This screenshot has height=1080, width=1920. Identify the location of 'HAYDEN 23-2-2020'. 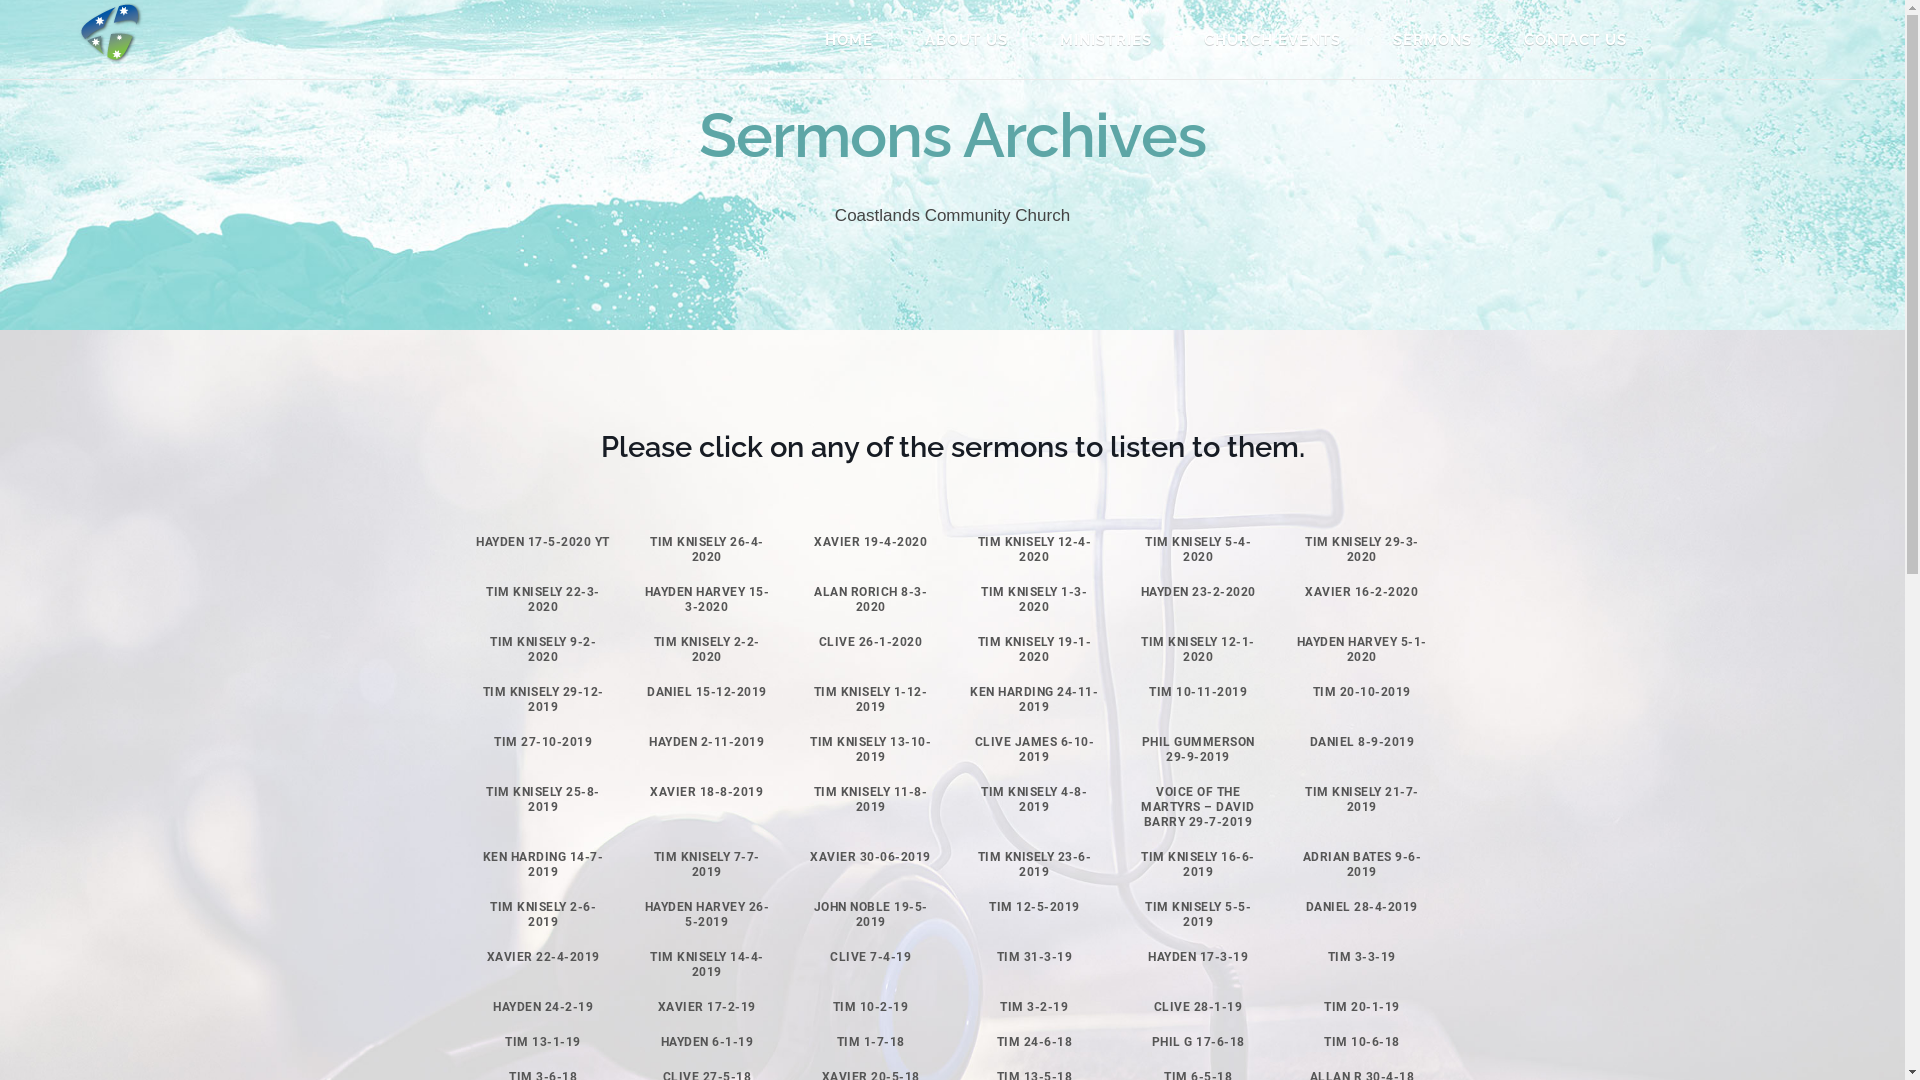
(1198, 590).